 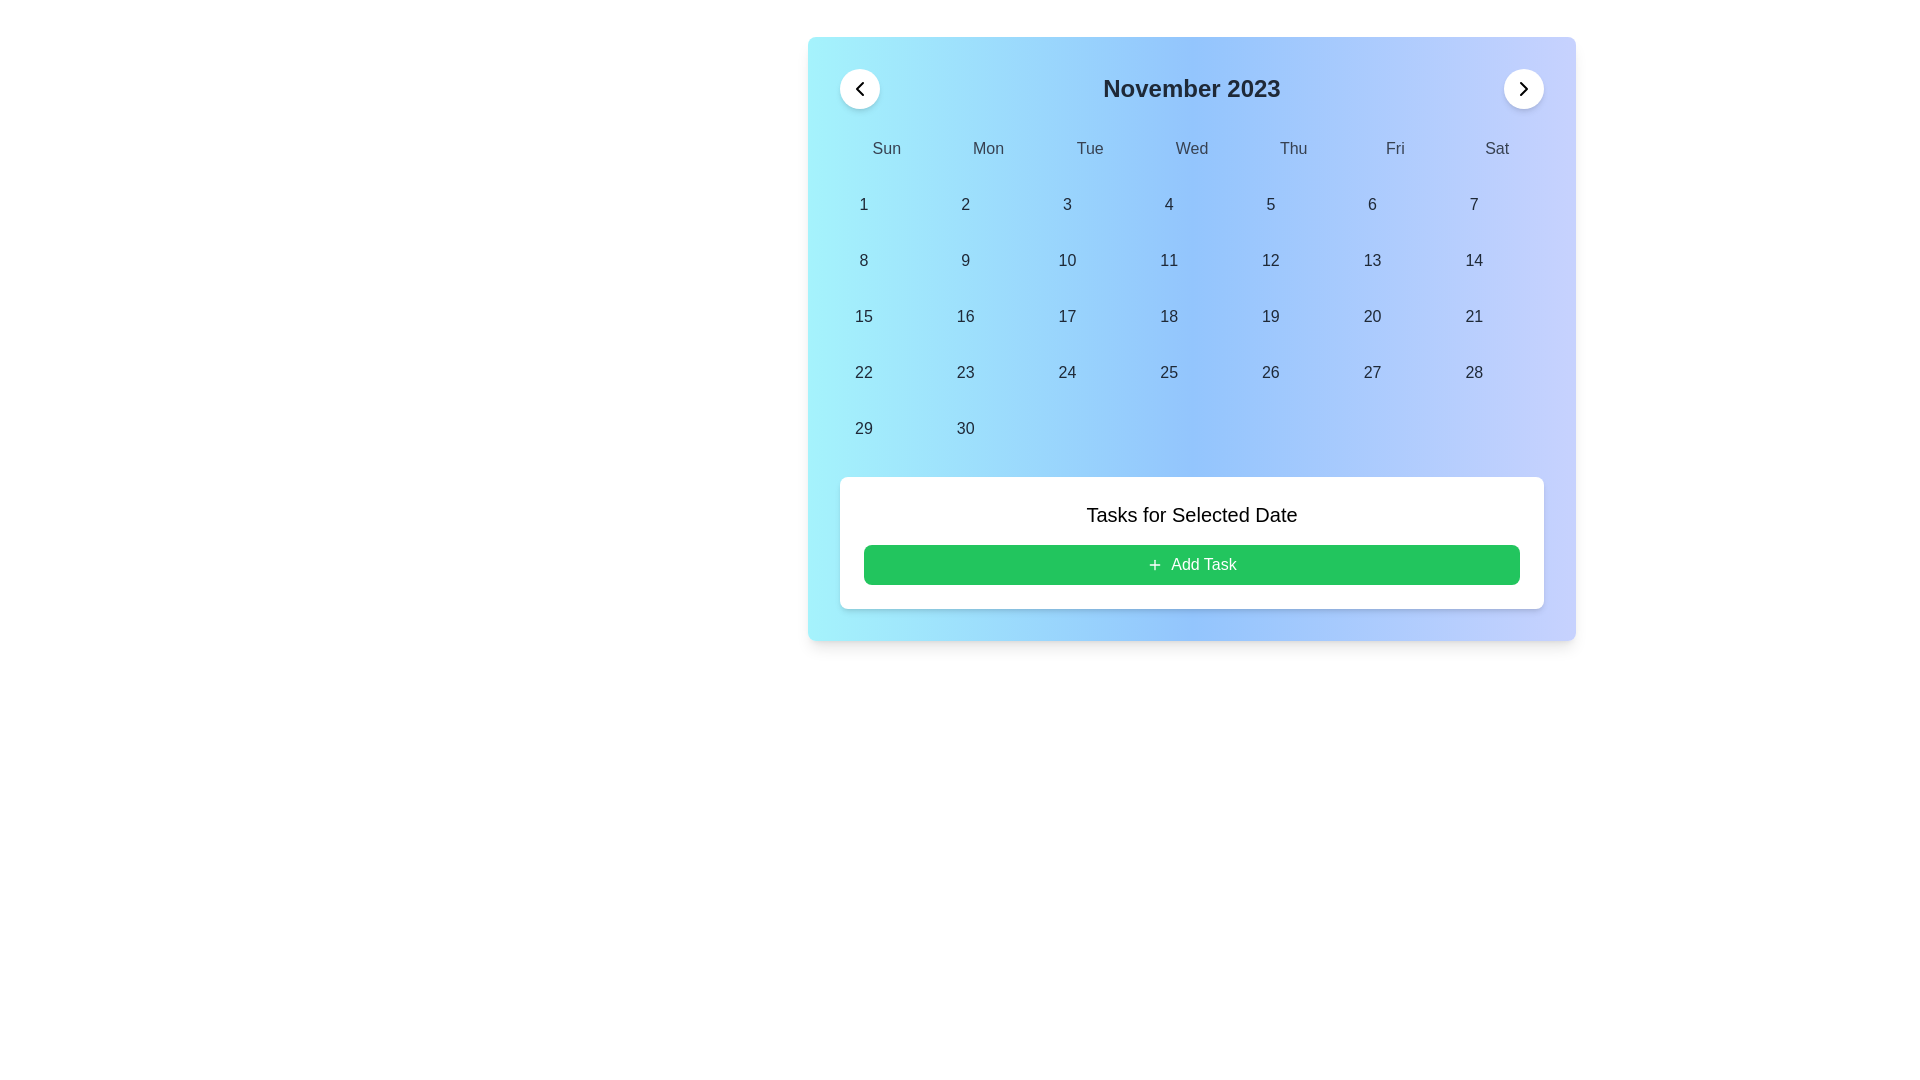 I want to click on the selectable calendar day button representing the date '23' in the fourth row and second column of the calendar grid, so click(x=965, y=373).